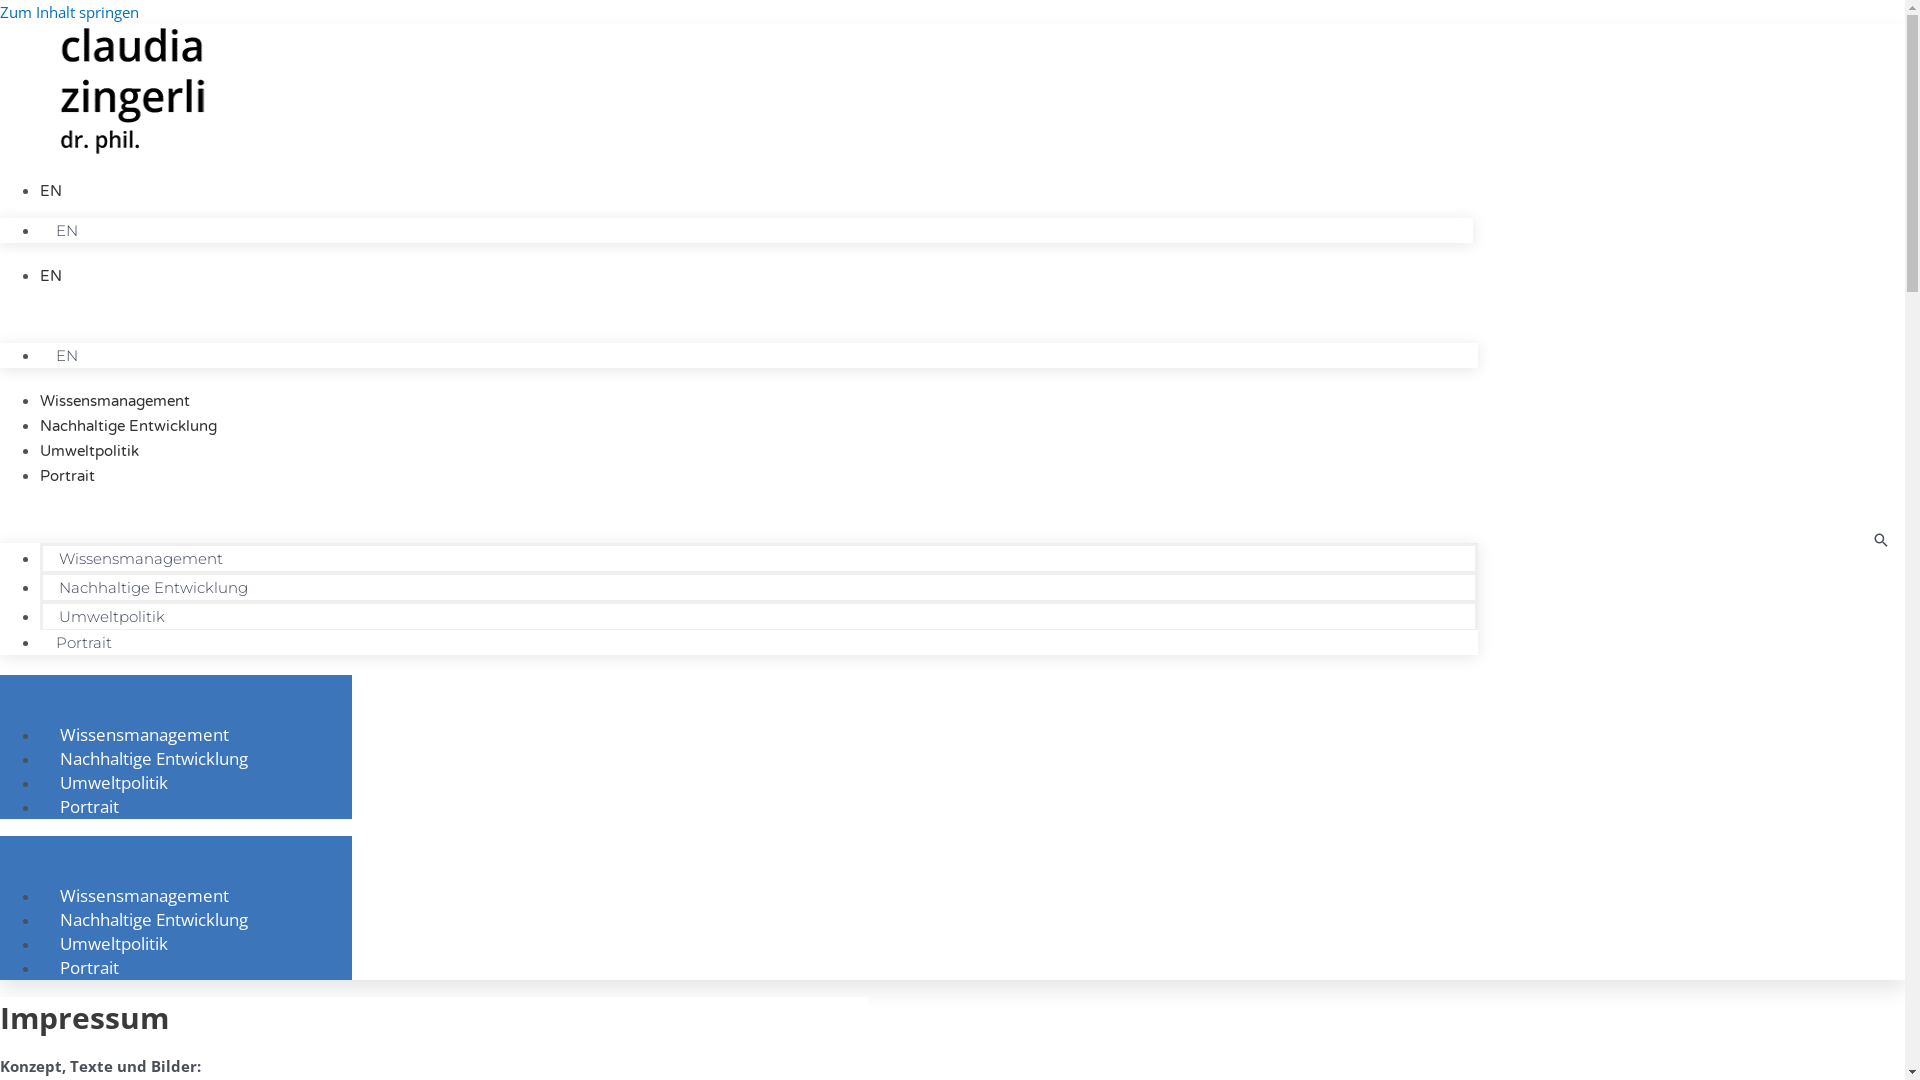 The image size is (1920, 1080). I want to click on 'Wissensmanagement', so click(143, 733).